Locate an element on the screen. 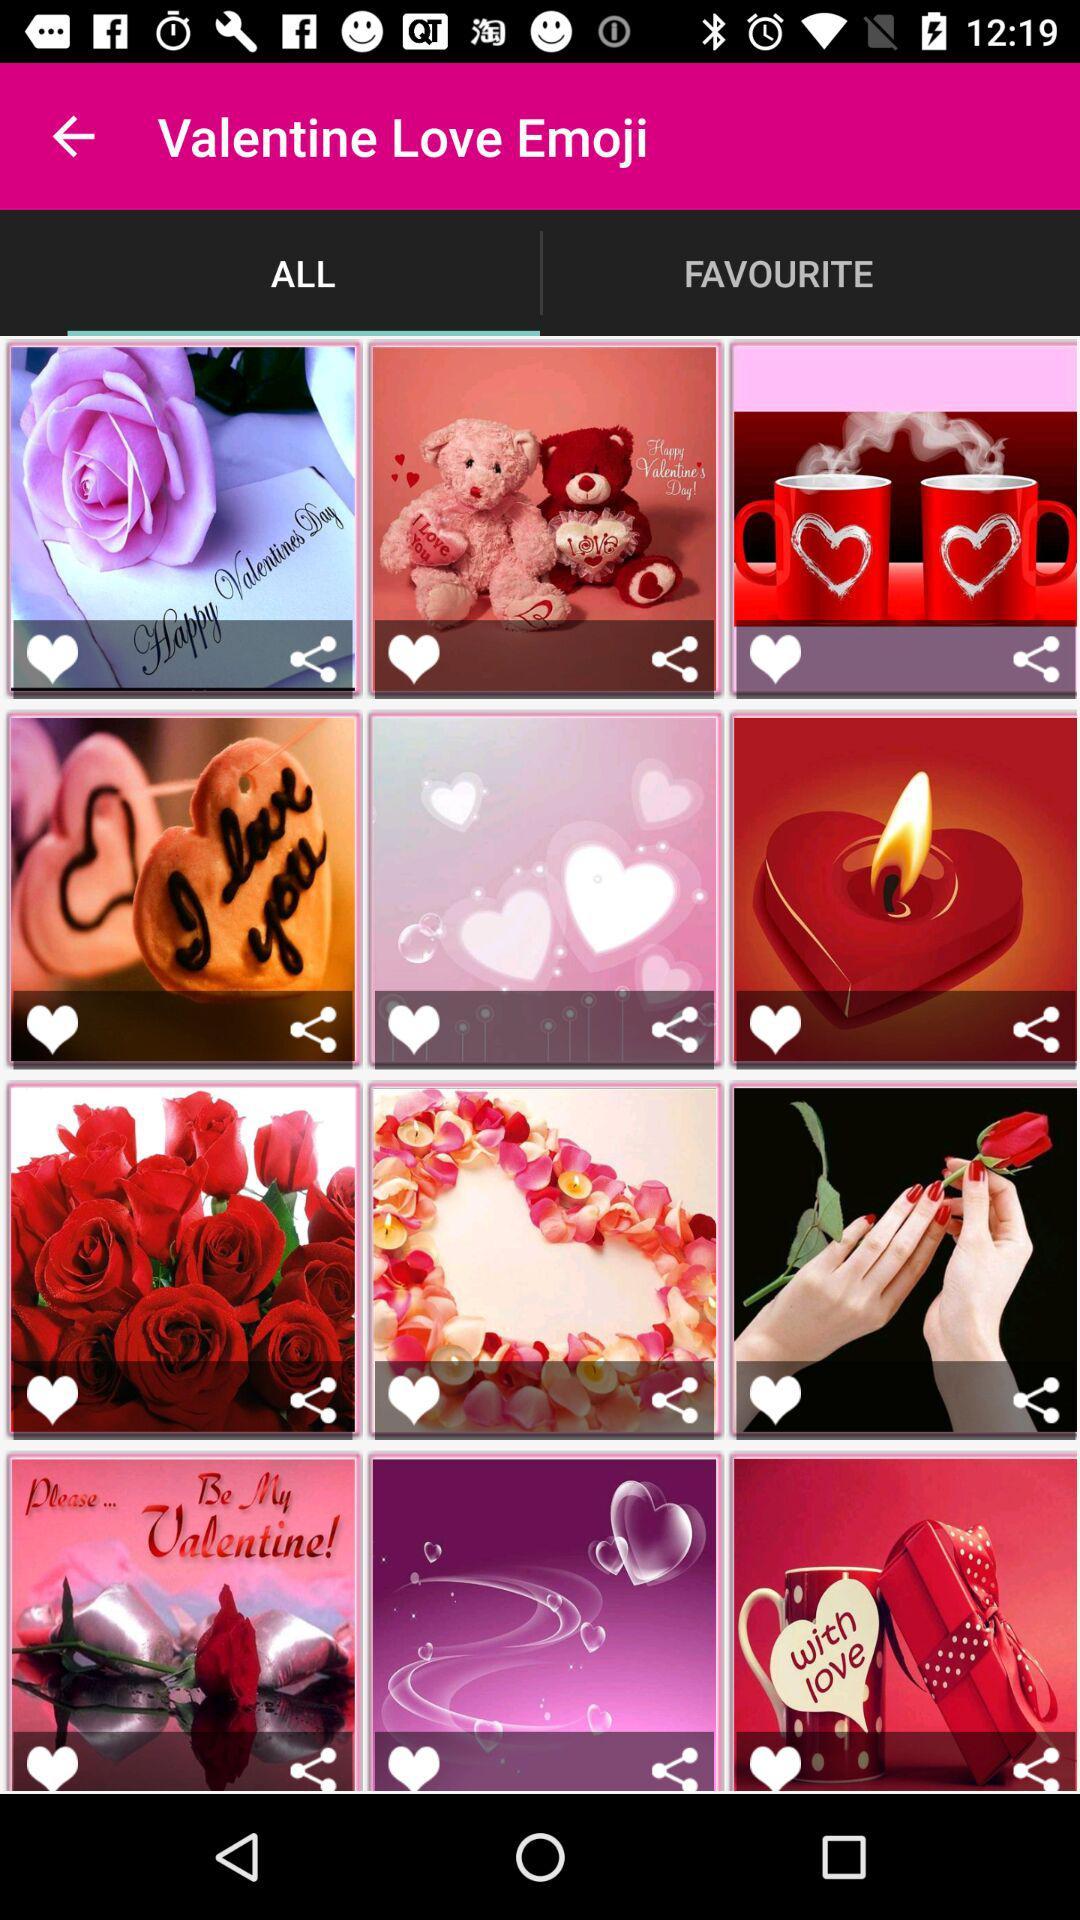  to favourite is located at coordinates (51, 1029).